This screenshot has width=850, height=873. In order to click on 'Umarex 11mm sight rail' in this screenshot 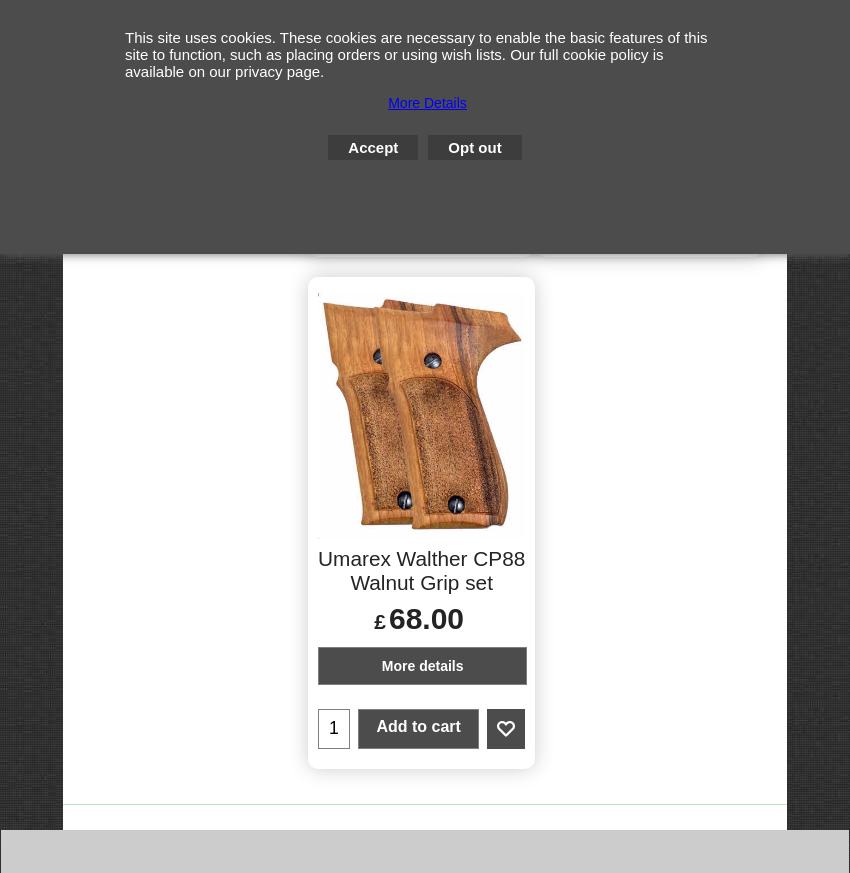, I will do `click(421, 57)`.